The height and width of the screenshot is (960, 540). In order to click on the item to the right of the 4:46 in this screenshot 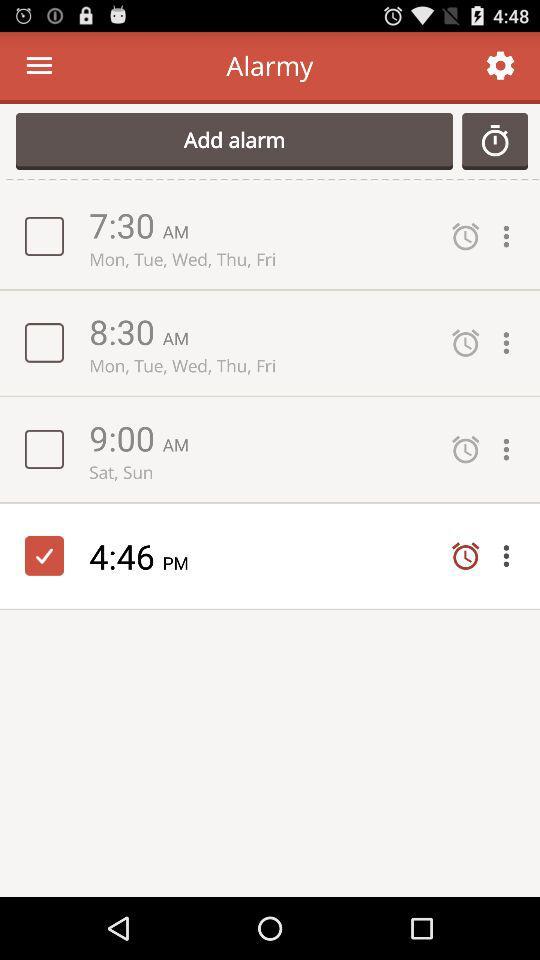, I will do `click(182, 562)`.